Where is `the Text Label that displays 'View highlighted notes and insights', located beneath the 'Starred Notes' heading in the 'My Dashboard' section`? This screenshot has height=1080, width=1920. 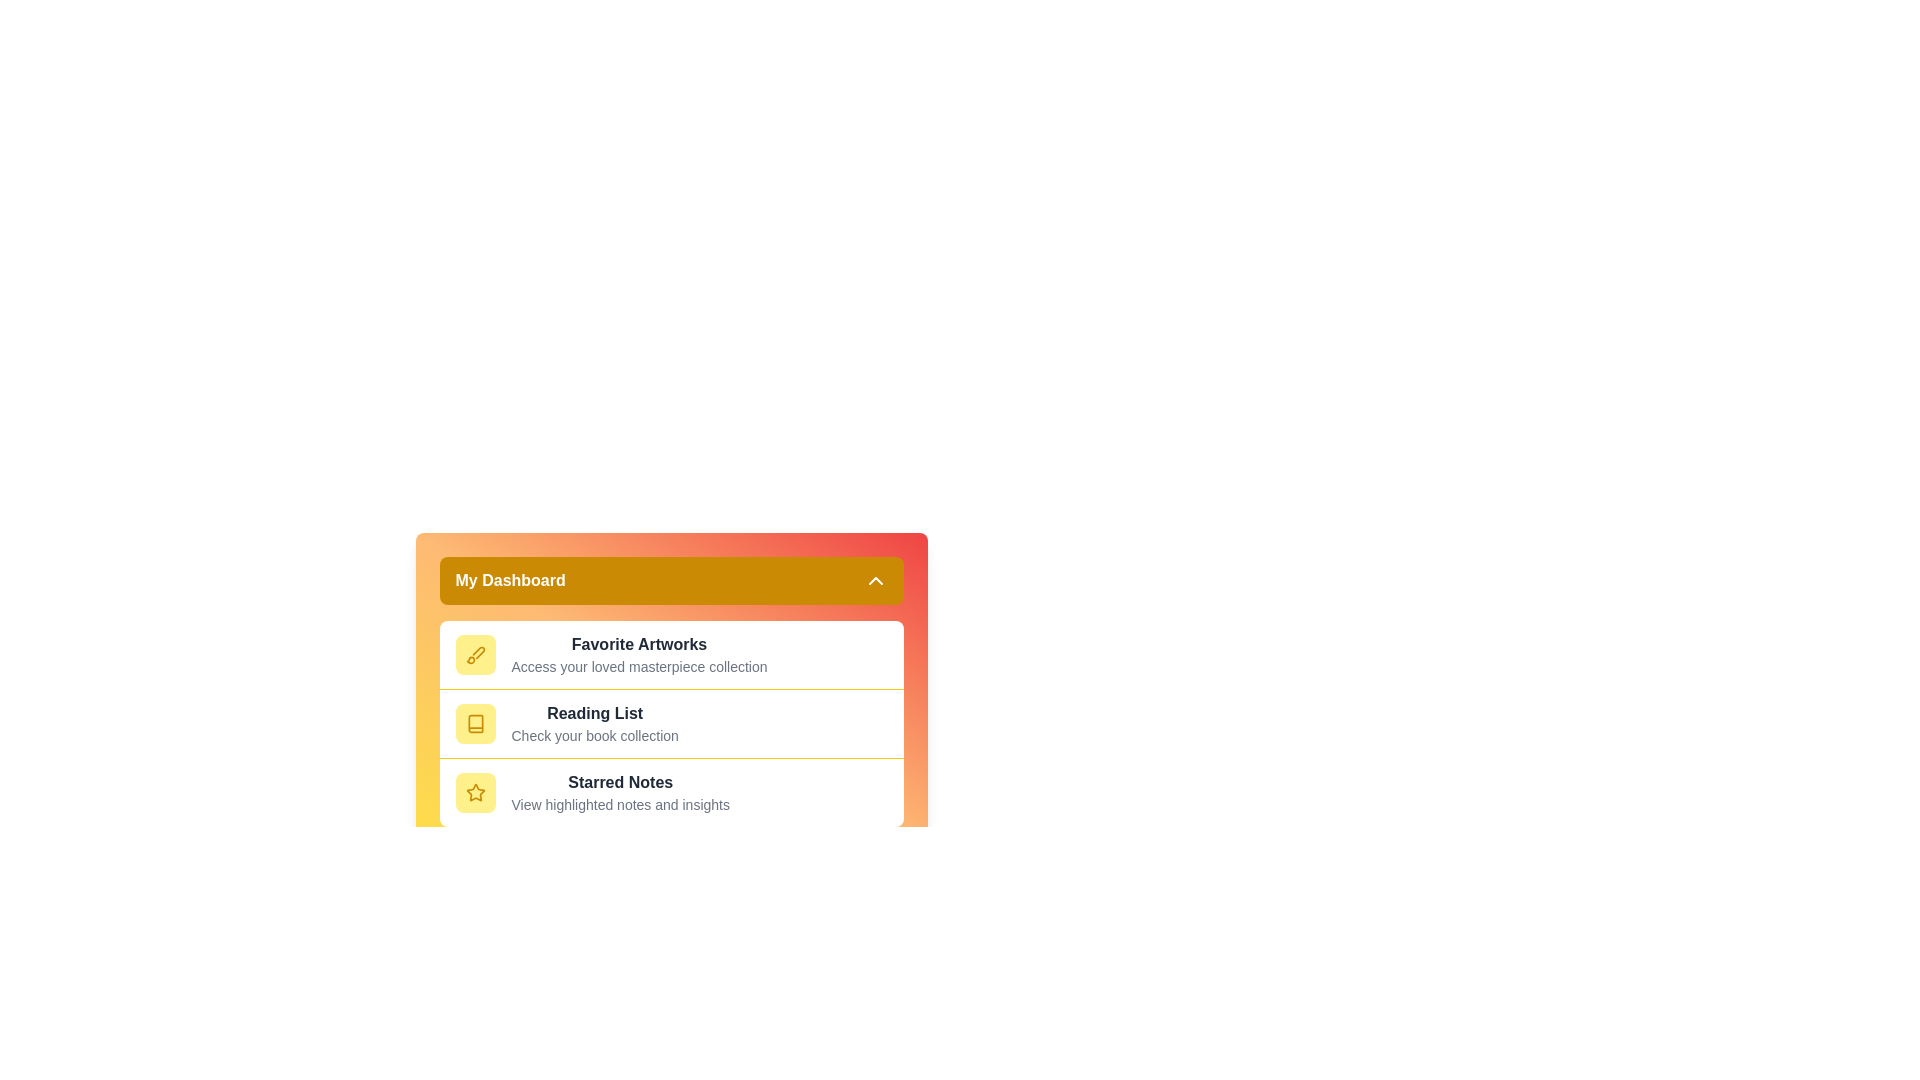
the Text Label that displays 'View highlighted notes and insights', located beneath the 'Starred Notes' heading in the 'My Dashboard' section is located at coordinates (619, 804).